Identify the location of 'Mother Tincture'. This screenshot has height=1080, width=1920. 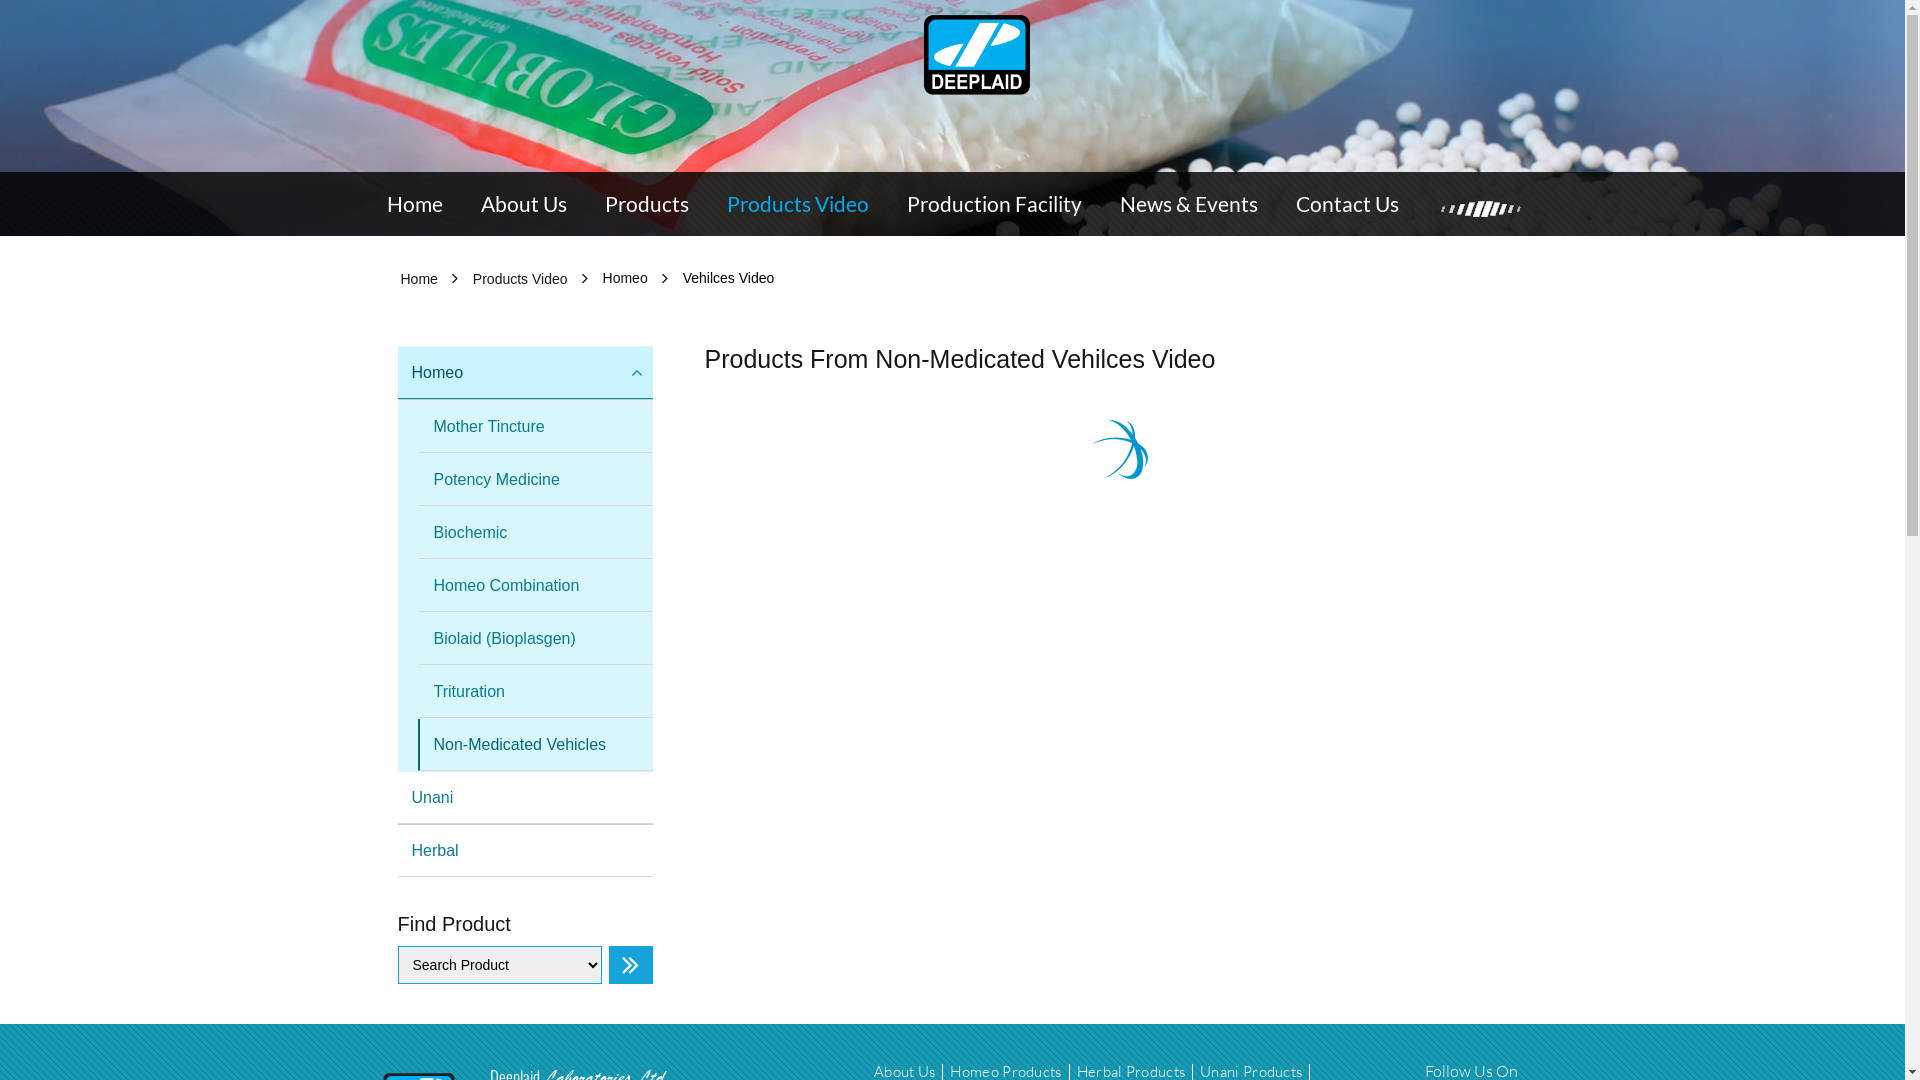
(535, 426).